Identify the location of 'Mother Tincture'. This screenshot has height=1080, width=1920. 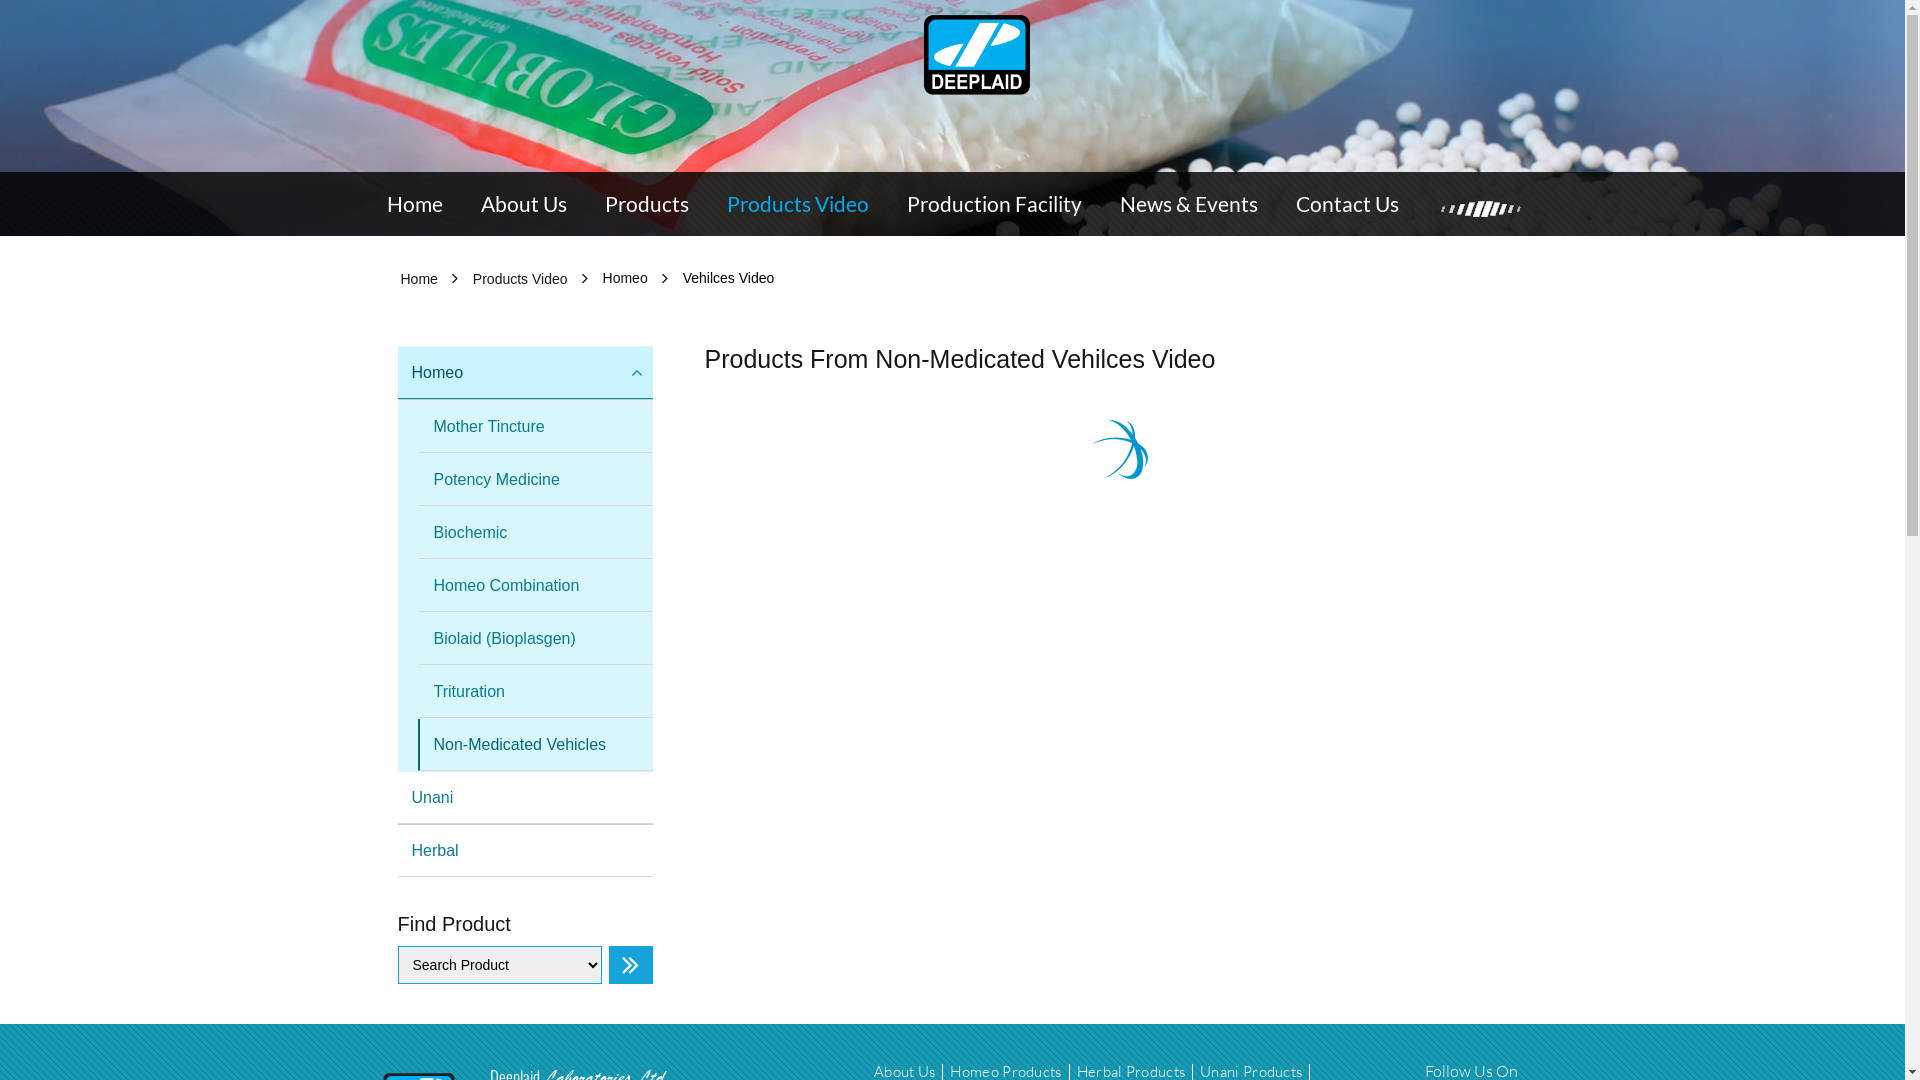
(535, 426).